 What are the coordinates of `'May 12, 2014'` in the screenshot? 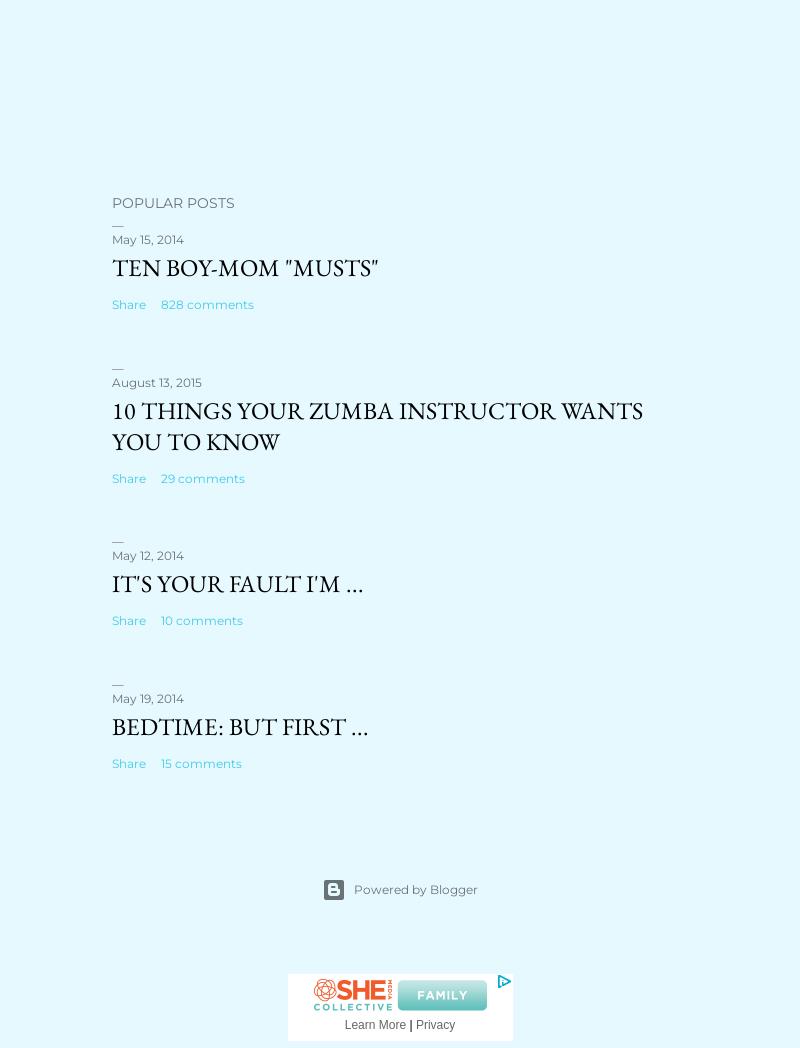 It's located at (148, 554).